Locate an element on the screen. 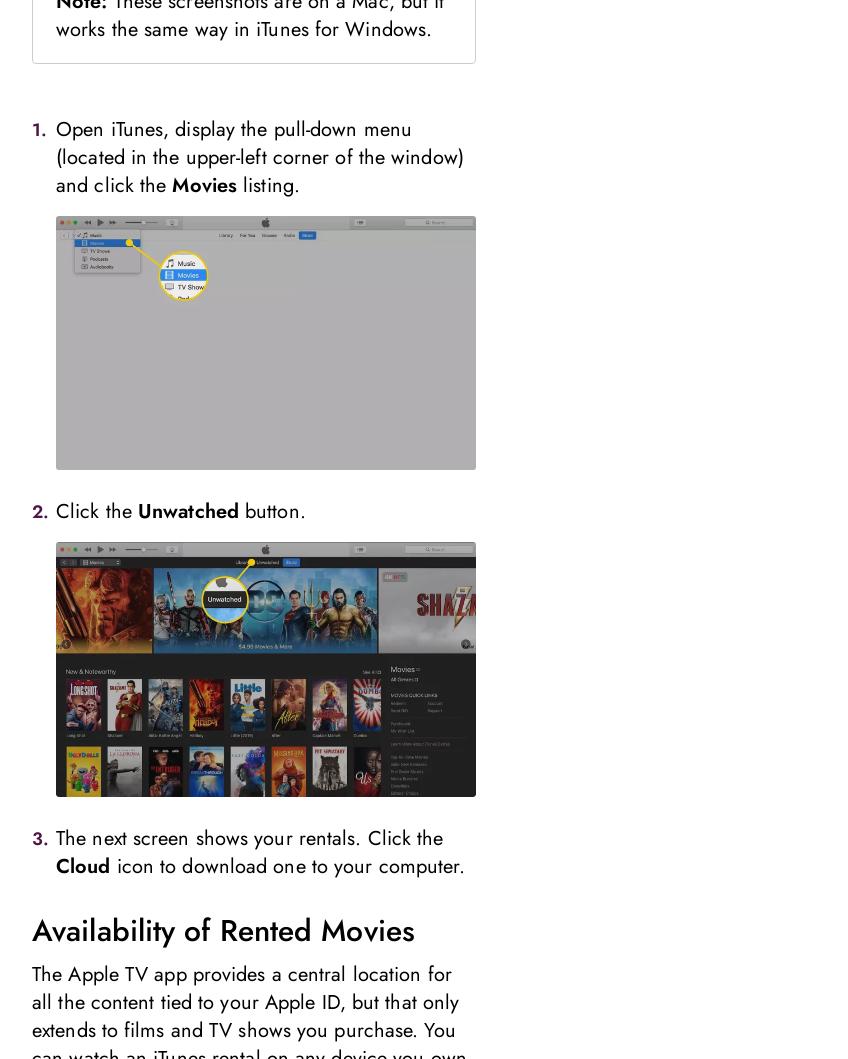 The height and width of the screenshot is (1059, 848). 'Click the' is located at coordinates (97, 511).